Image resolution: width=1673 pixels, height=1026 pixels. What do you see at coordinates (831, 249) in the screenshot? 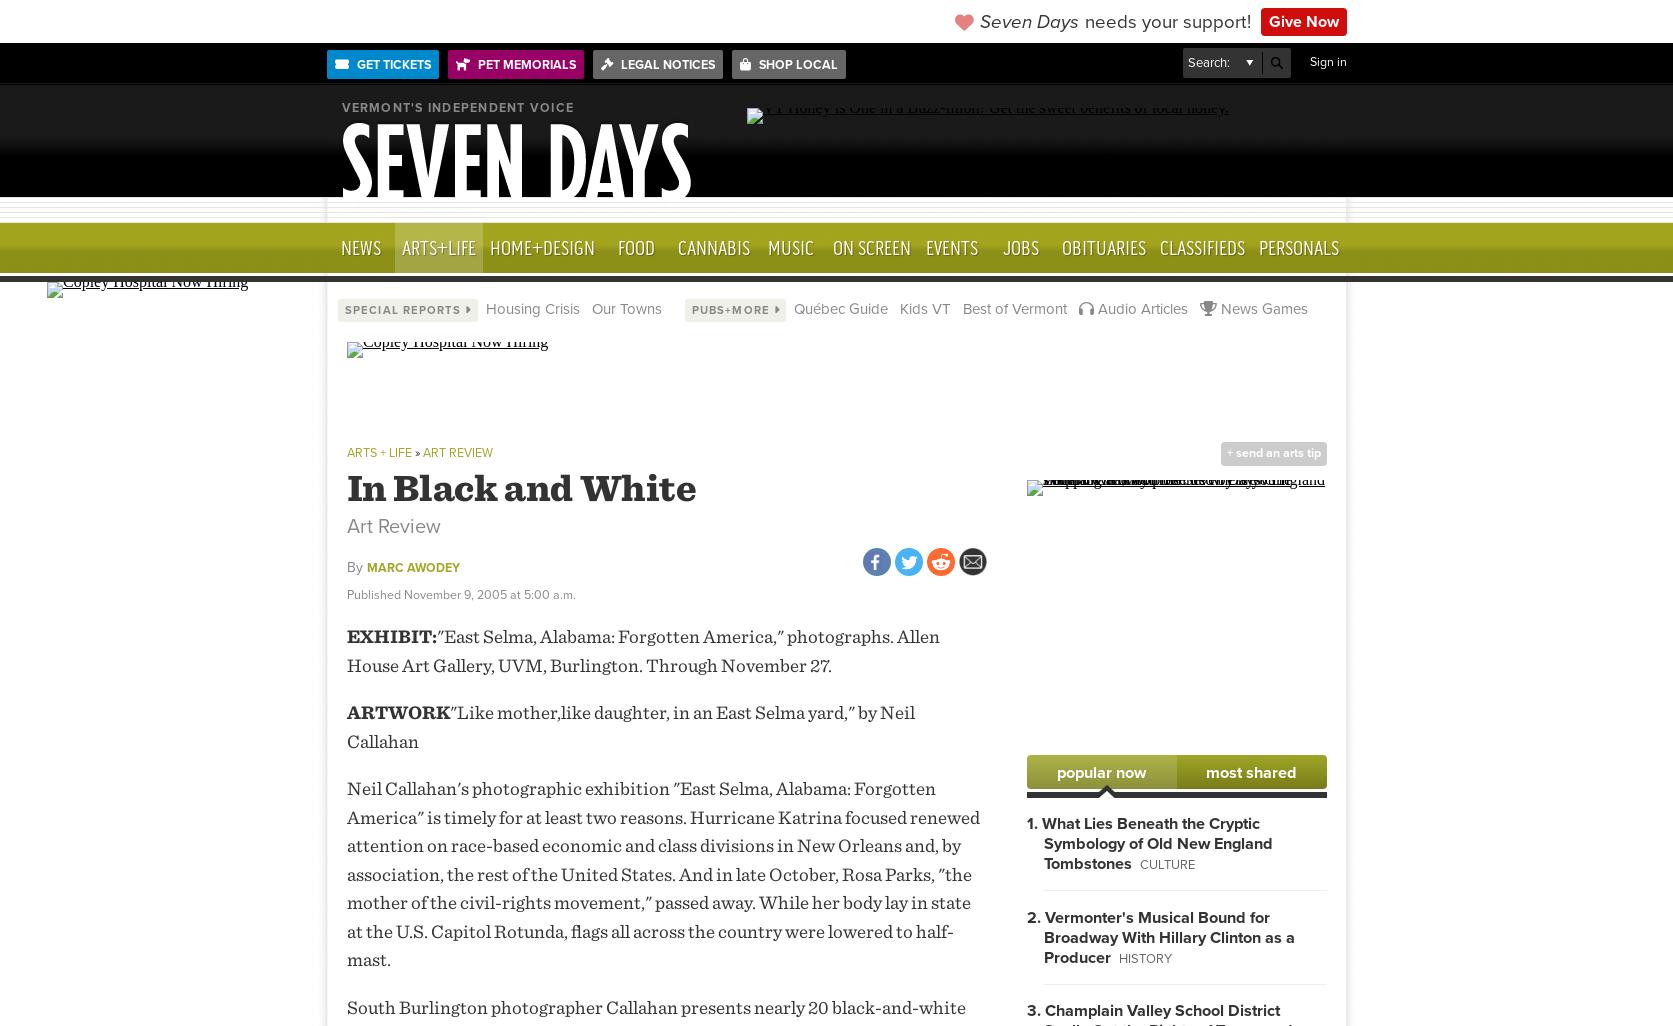
I see `'On Screen'` at bounding box center [831, 249].